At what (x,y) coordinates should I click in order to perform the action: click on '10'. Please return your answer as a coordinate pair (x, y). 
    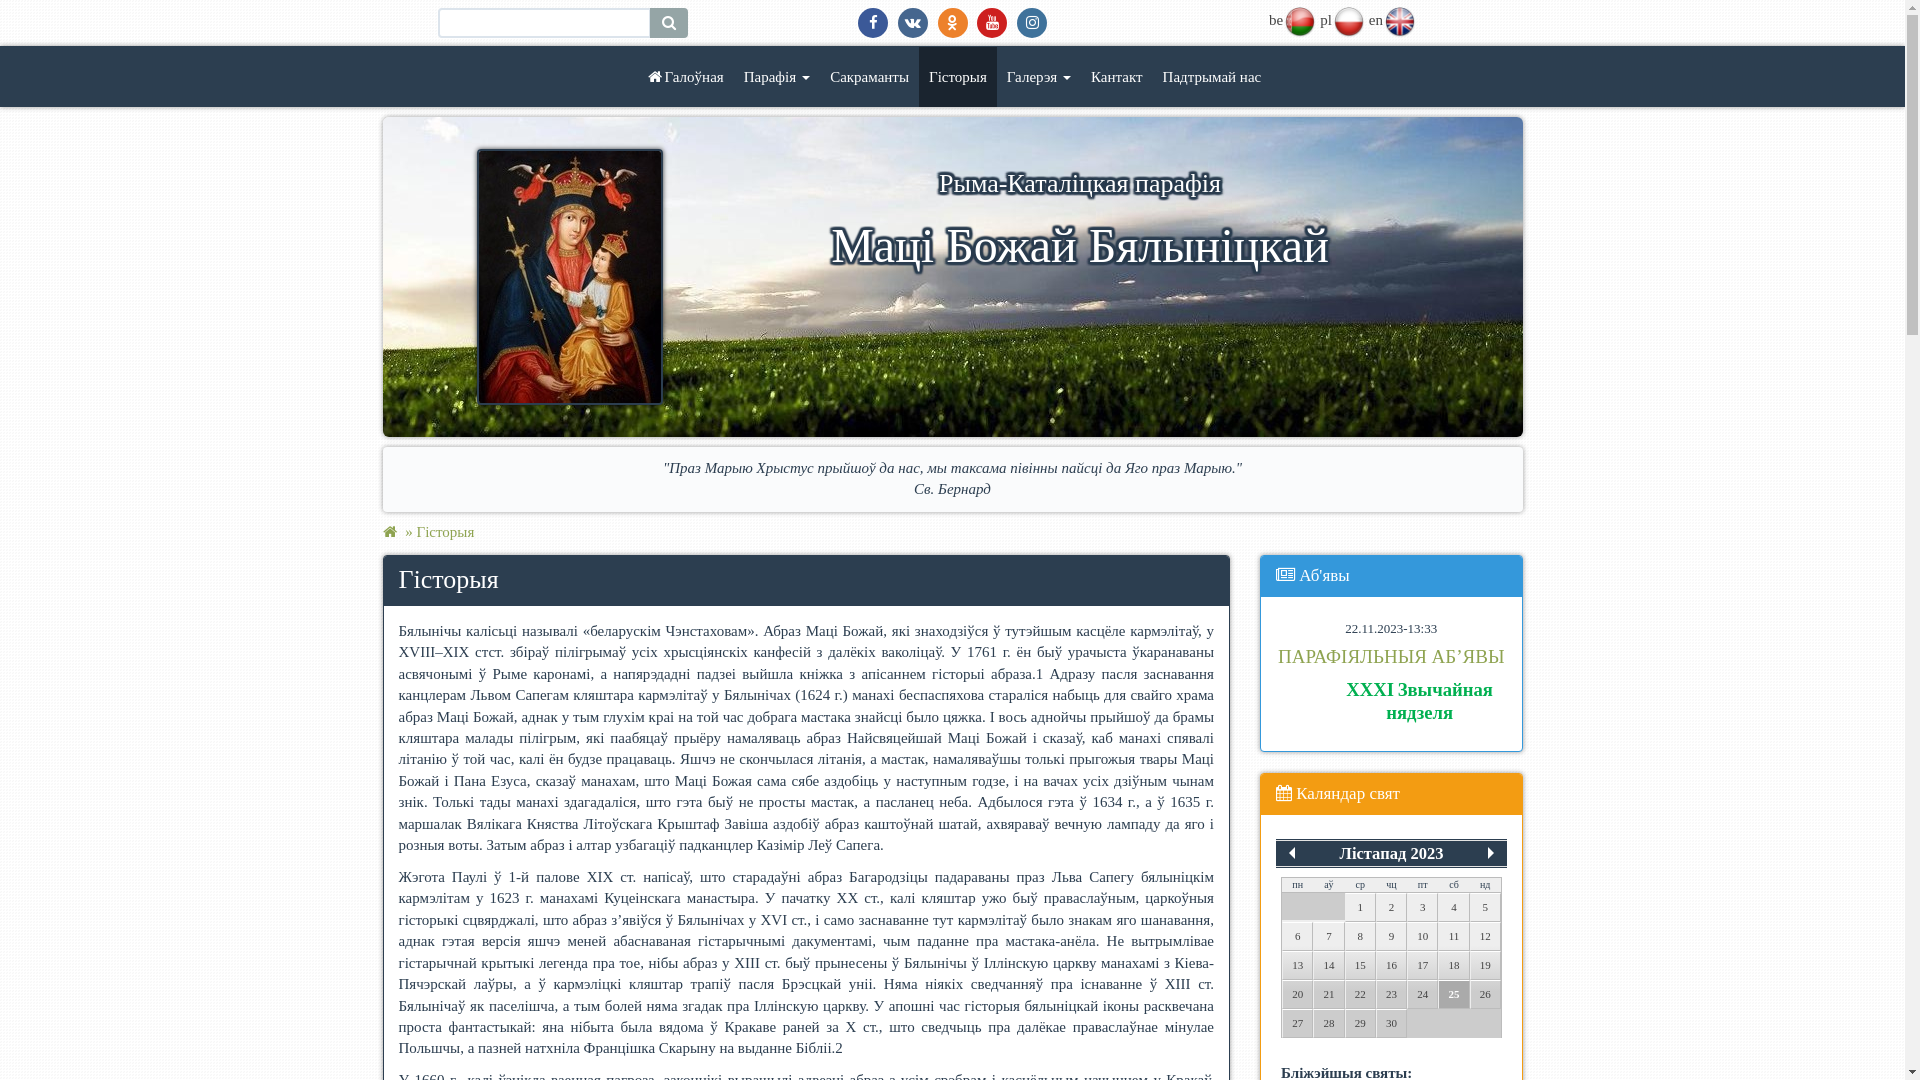
    Looking at the image, I should click on (1421, 936).